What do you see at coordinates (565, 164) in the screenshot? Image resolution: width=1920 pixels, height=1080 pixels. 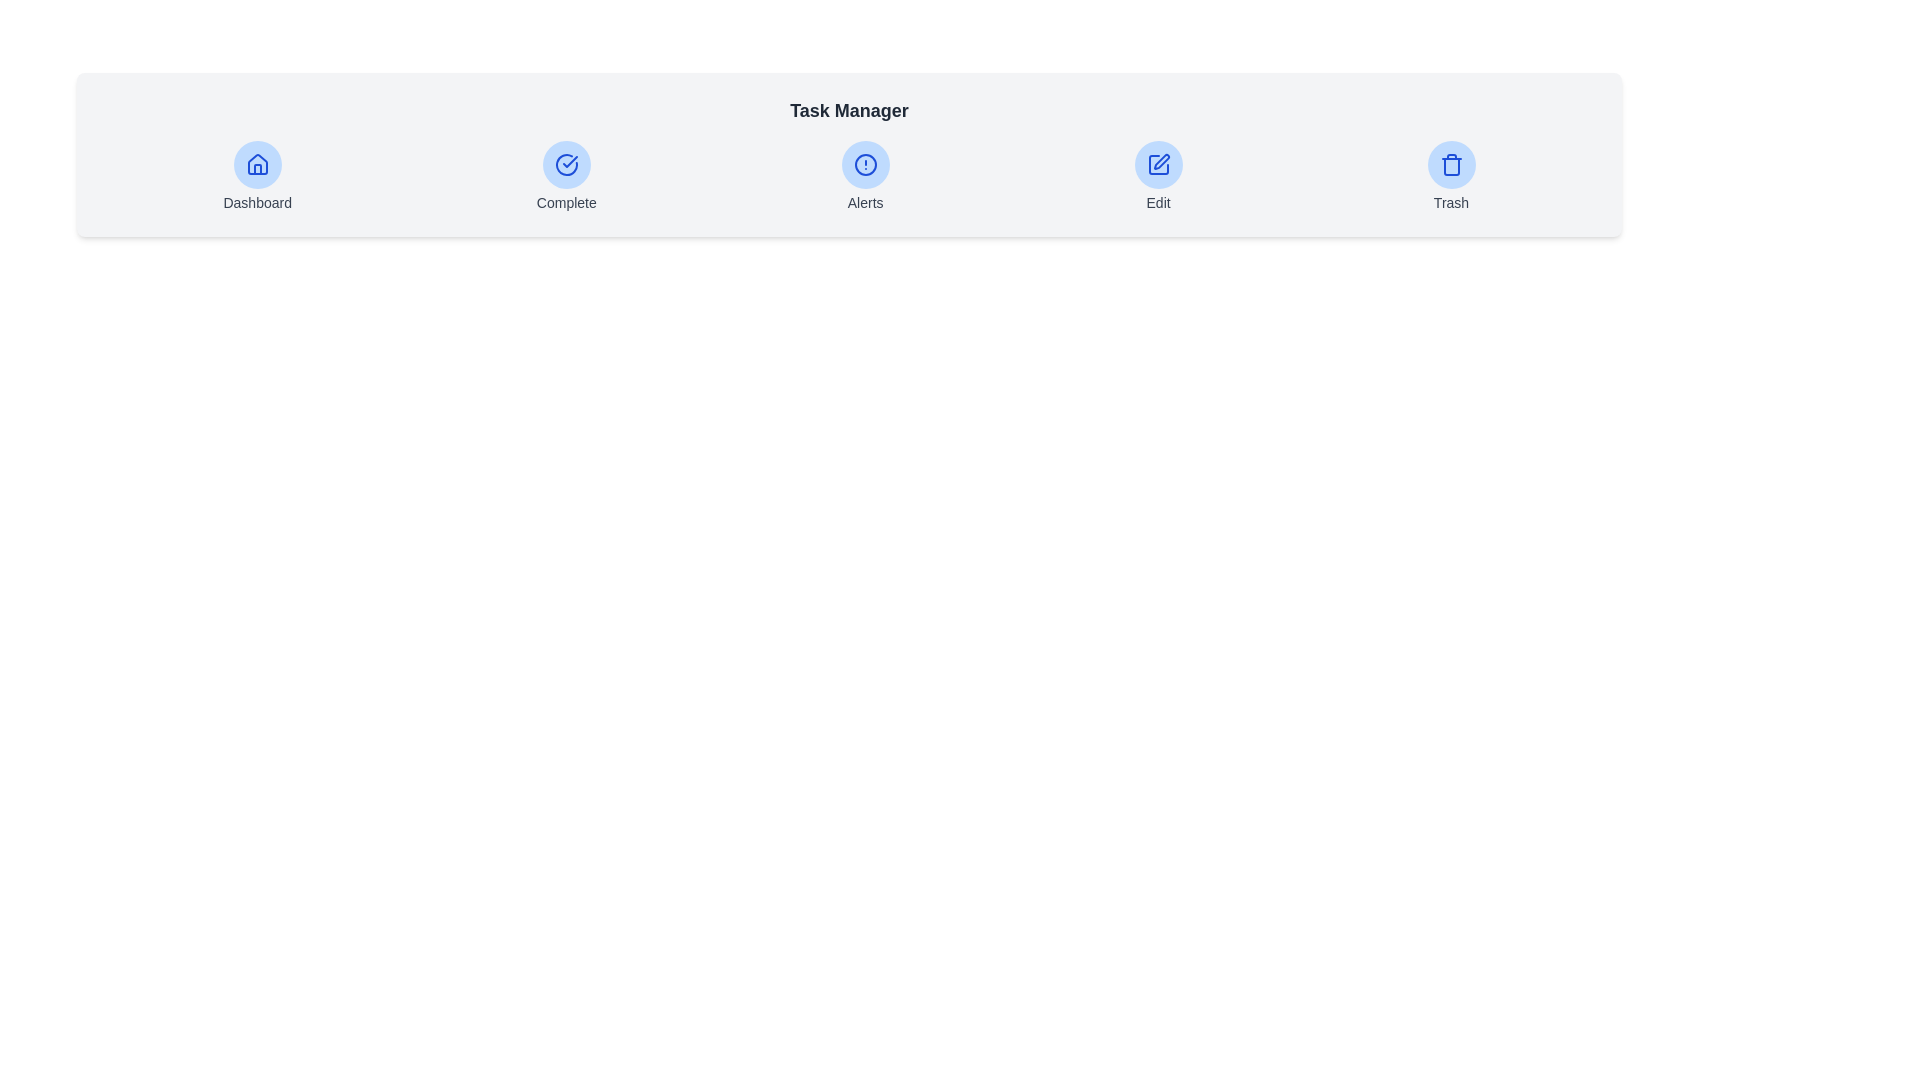 I see `the 'Complete' circular icon in the navigation bar` at bounding box center [565, 164].